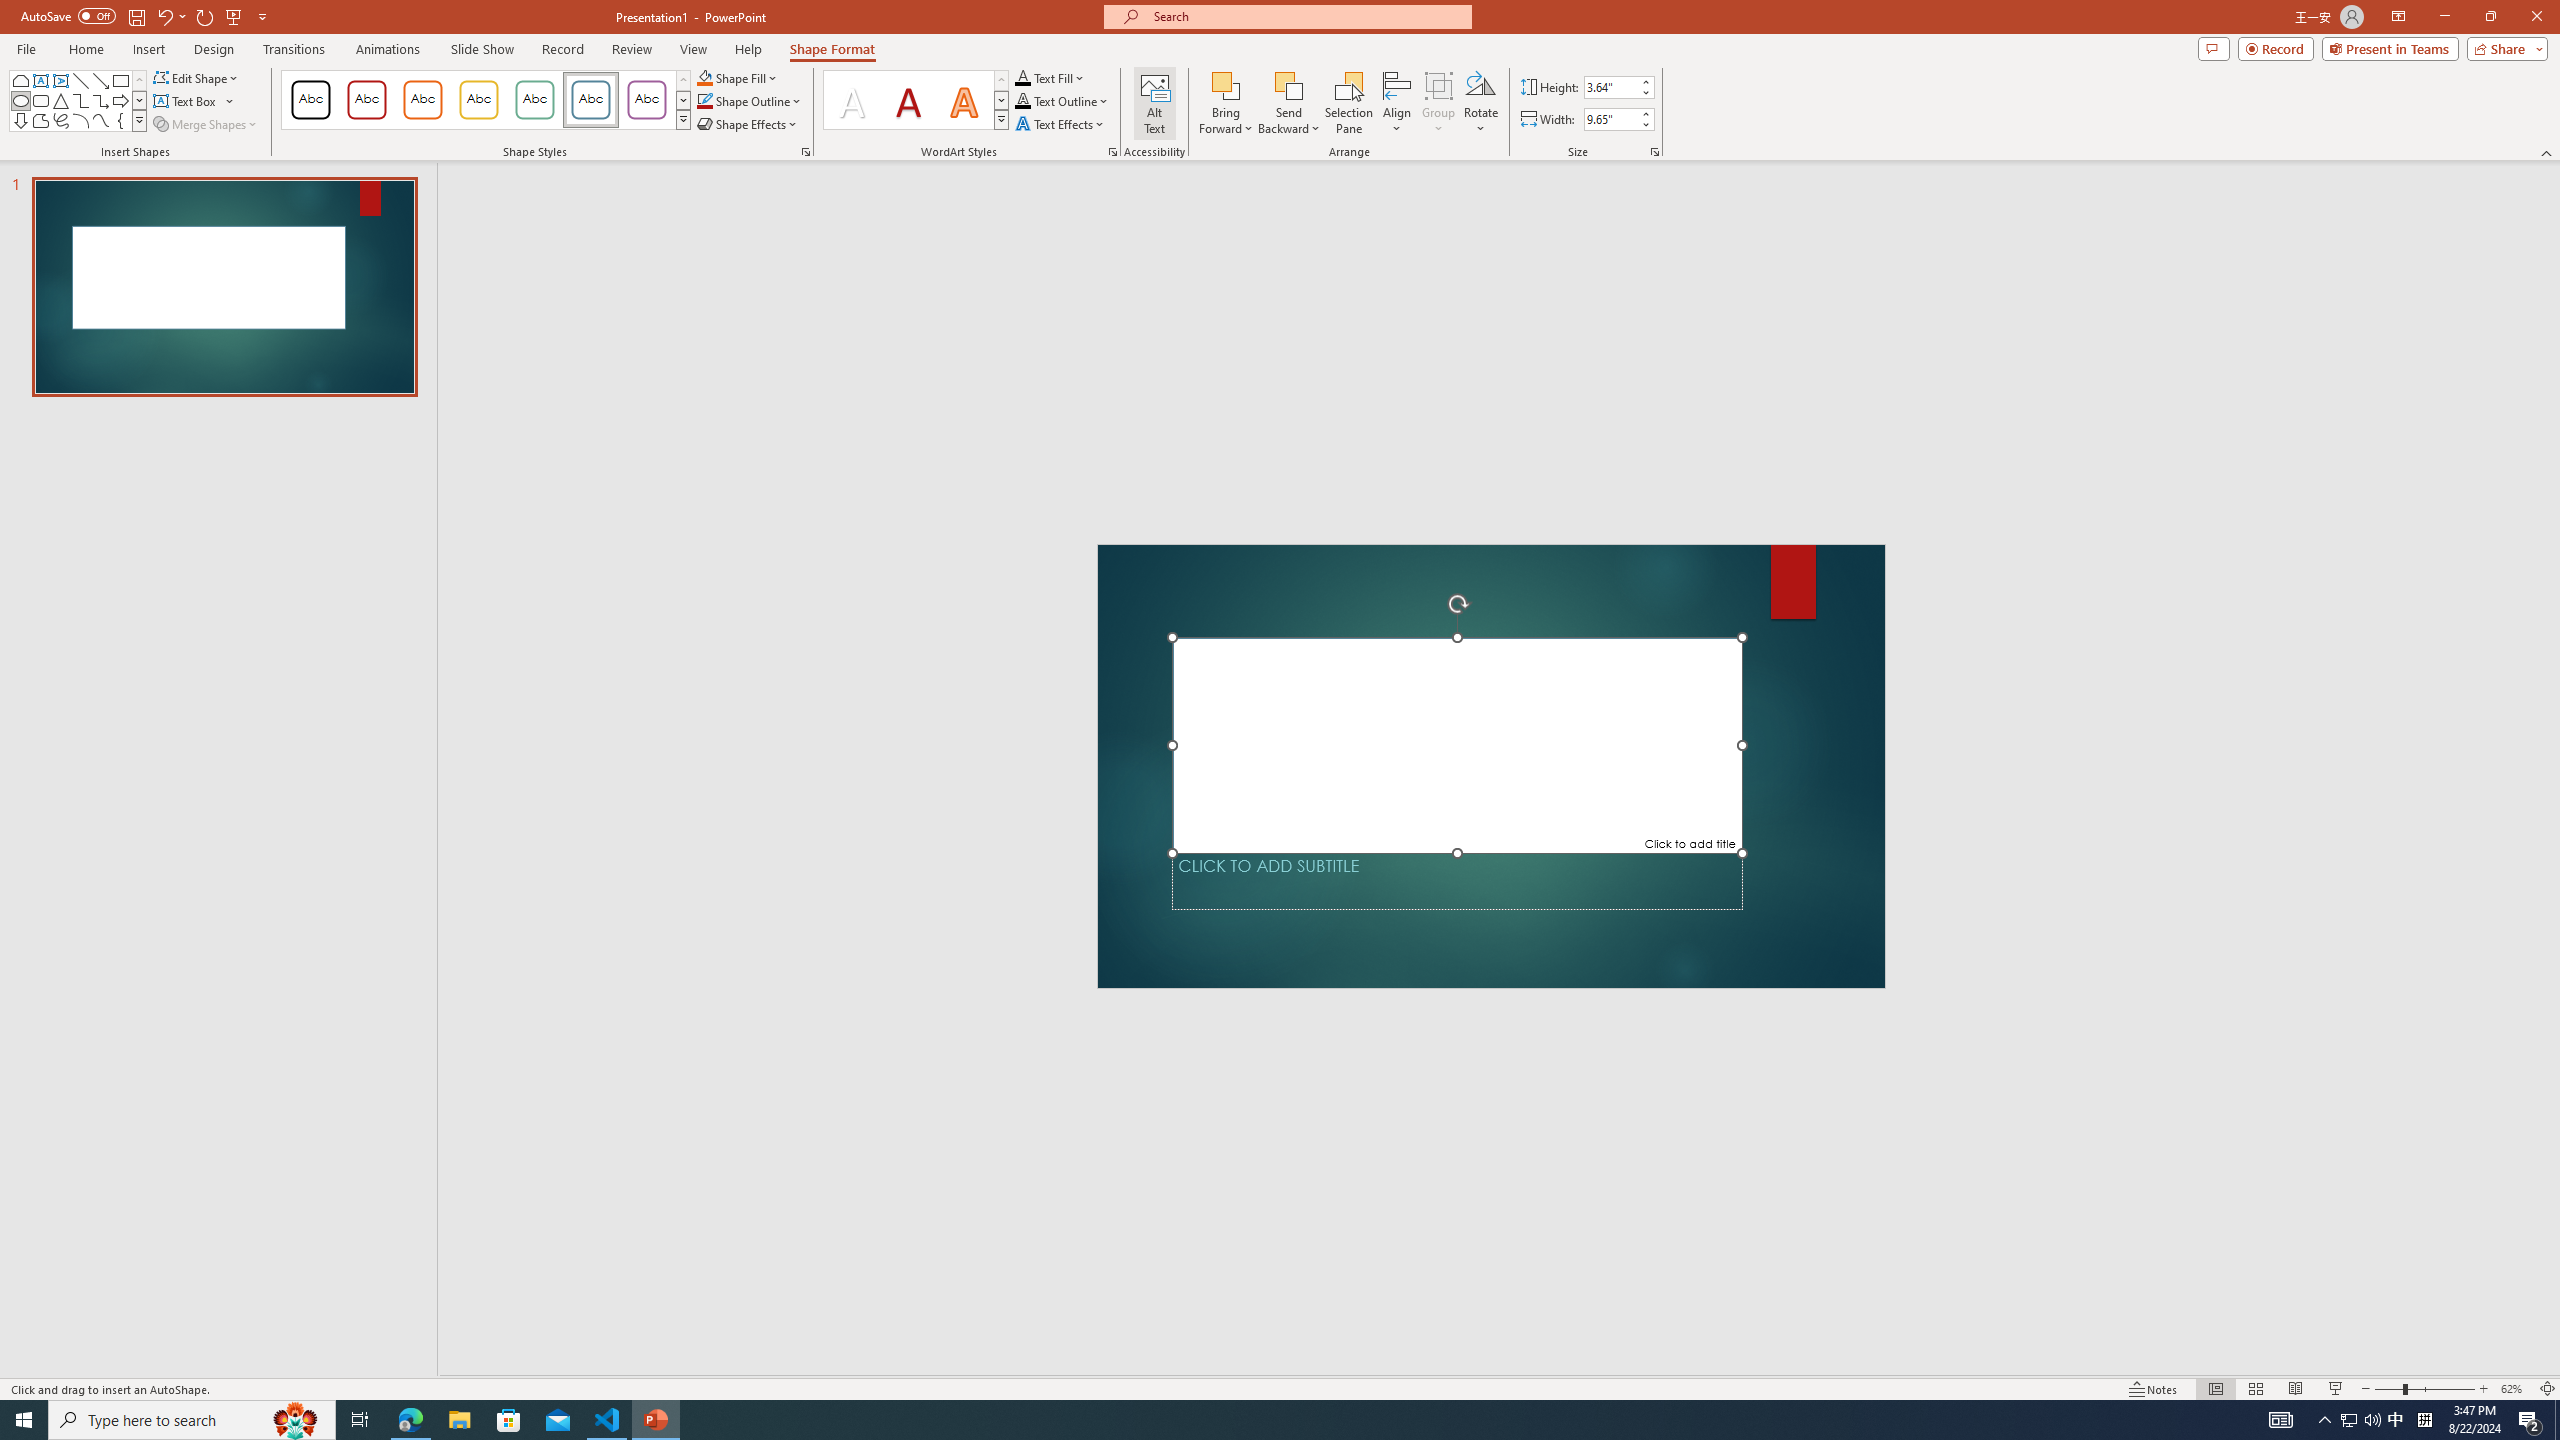  What do you see at coordinates (485, 99) in the screenshot?
I see `'AutomationID: ShapeStylesGallery'` at bounding box center [485, 99].